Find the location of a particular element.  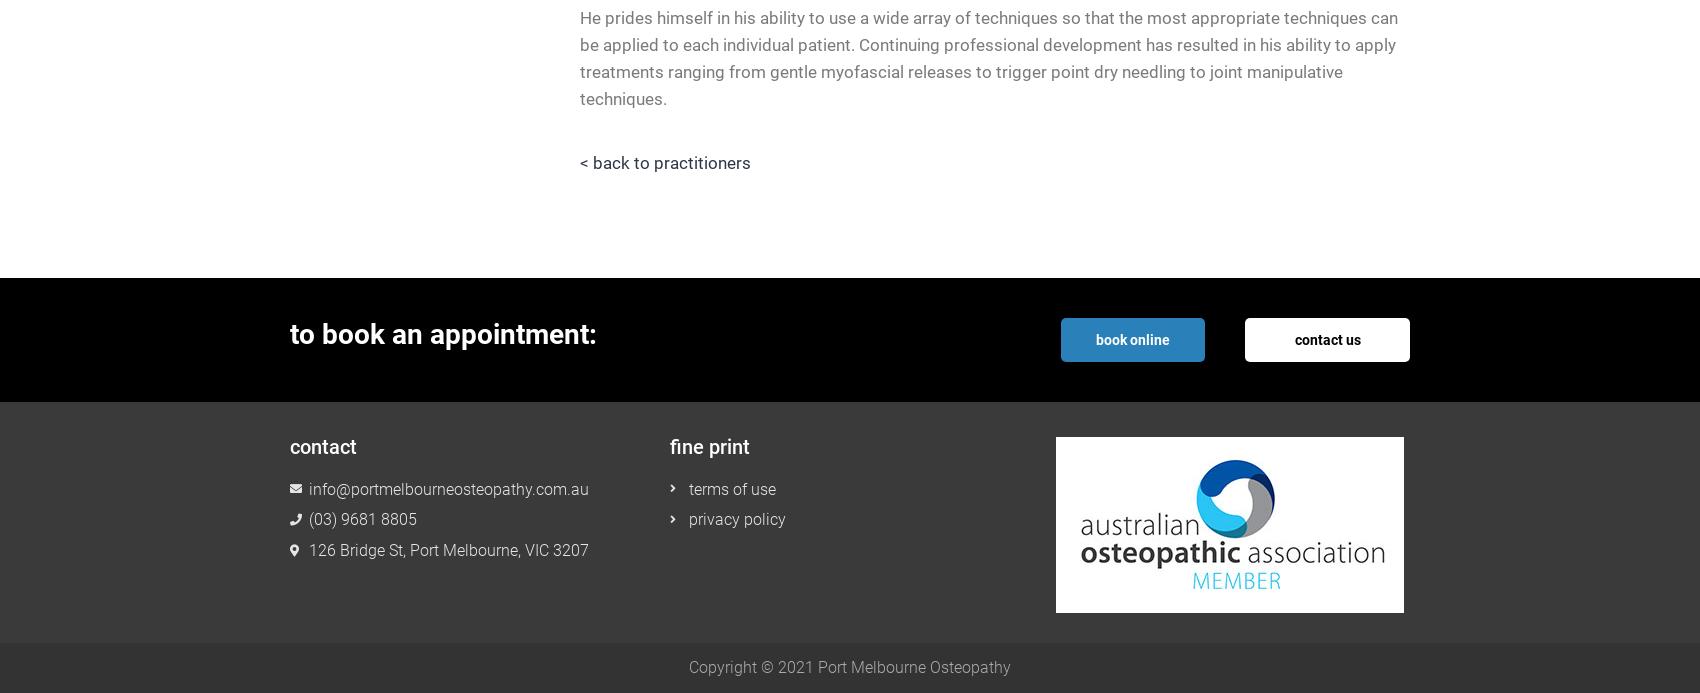

'contact us' is located at coordinates (1327, 339).